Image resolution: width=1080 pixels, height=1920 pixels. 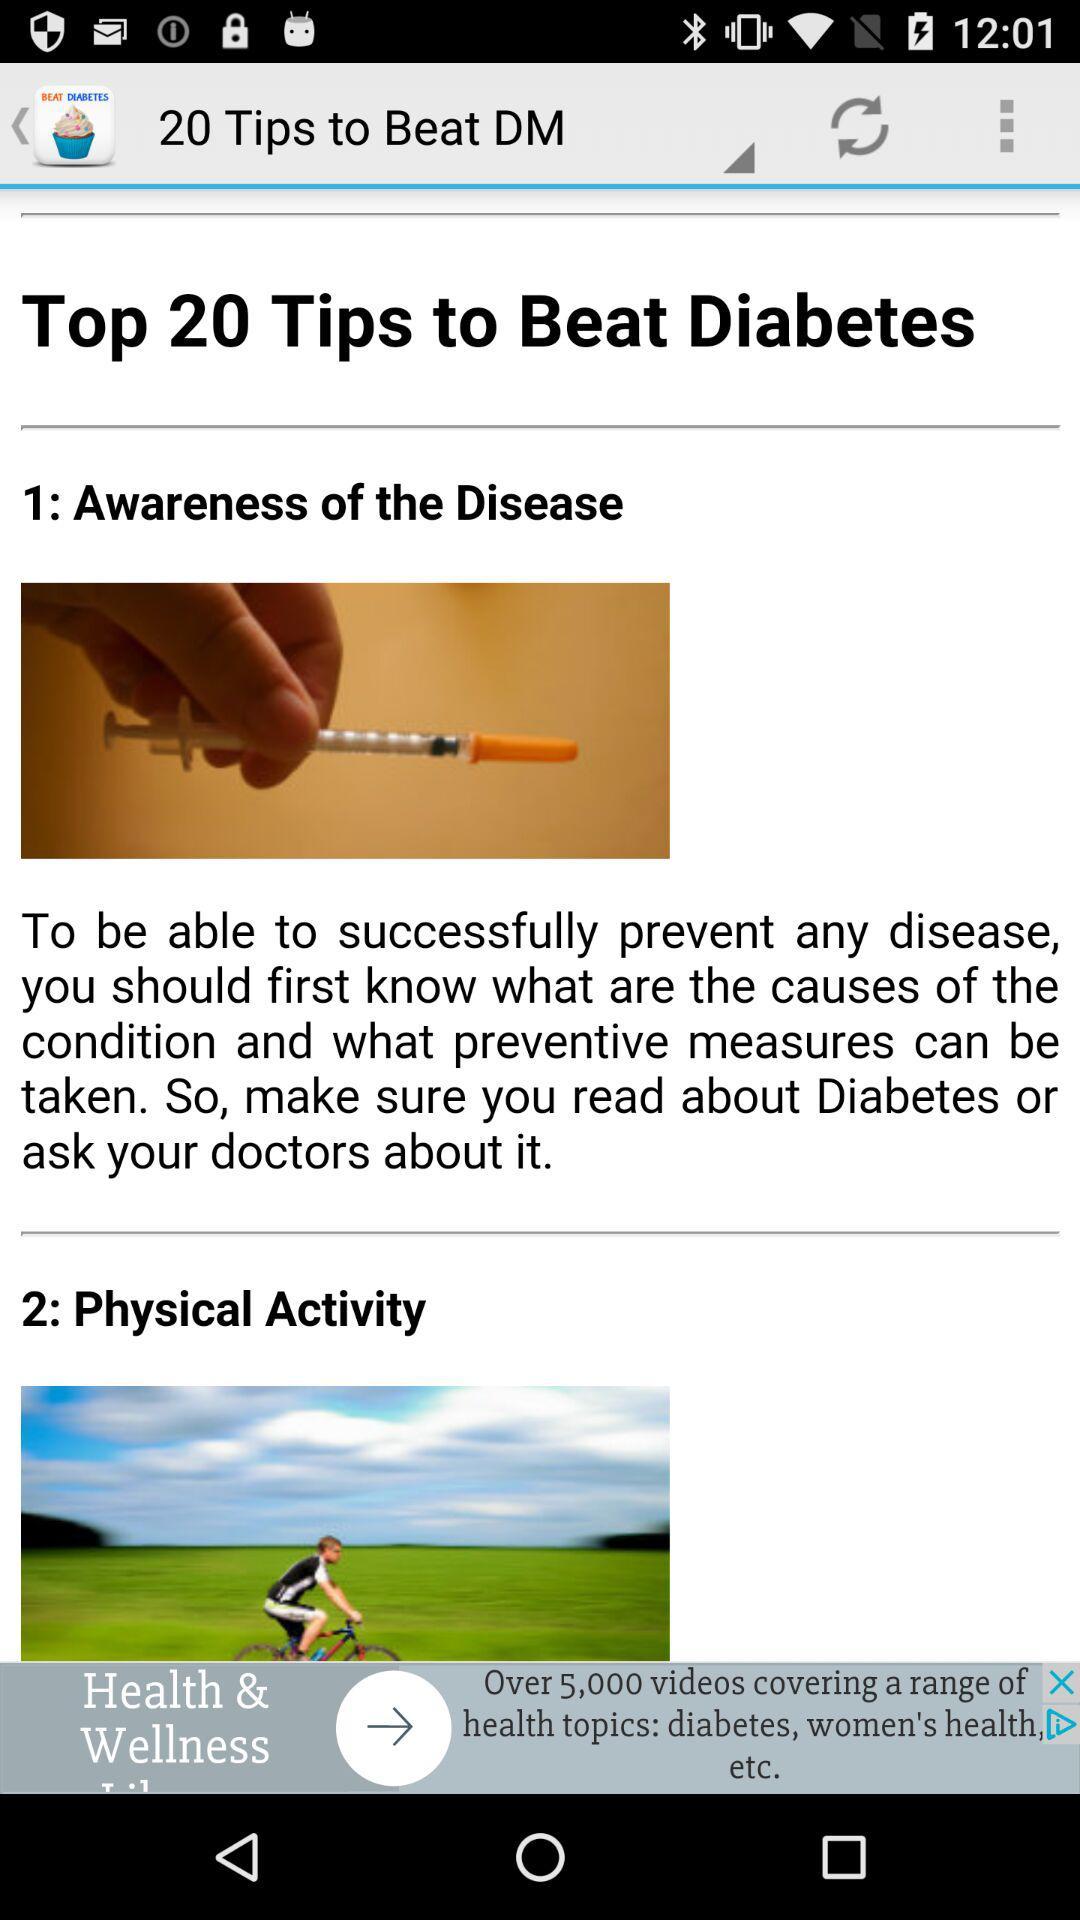 I want to click on new open option, so click(x=540, y=1727).